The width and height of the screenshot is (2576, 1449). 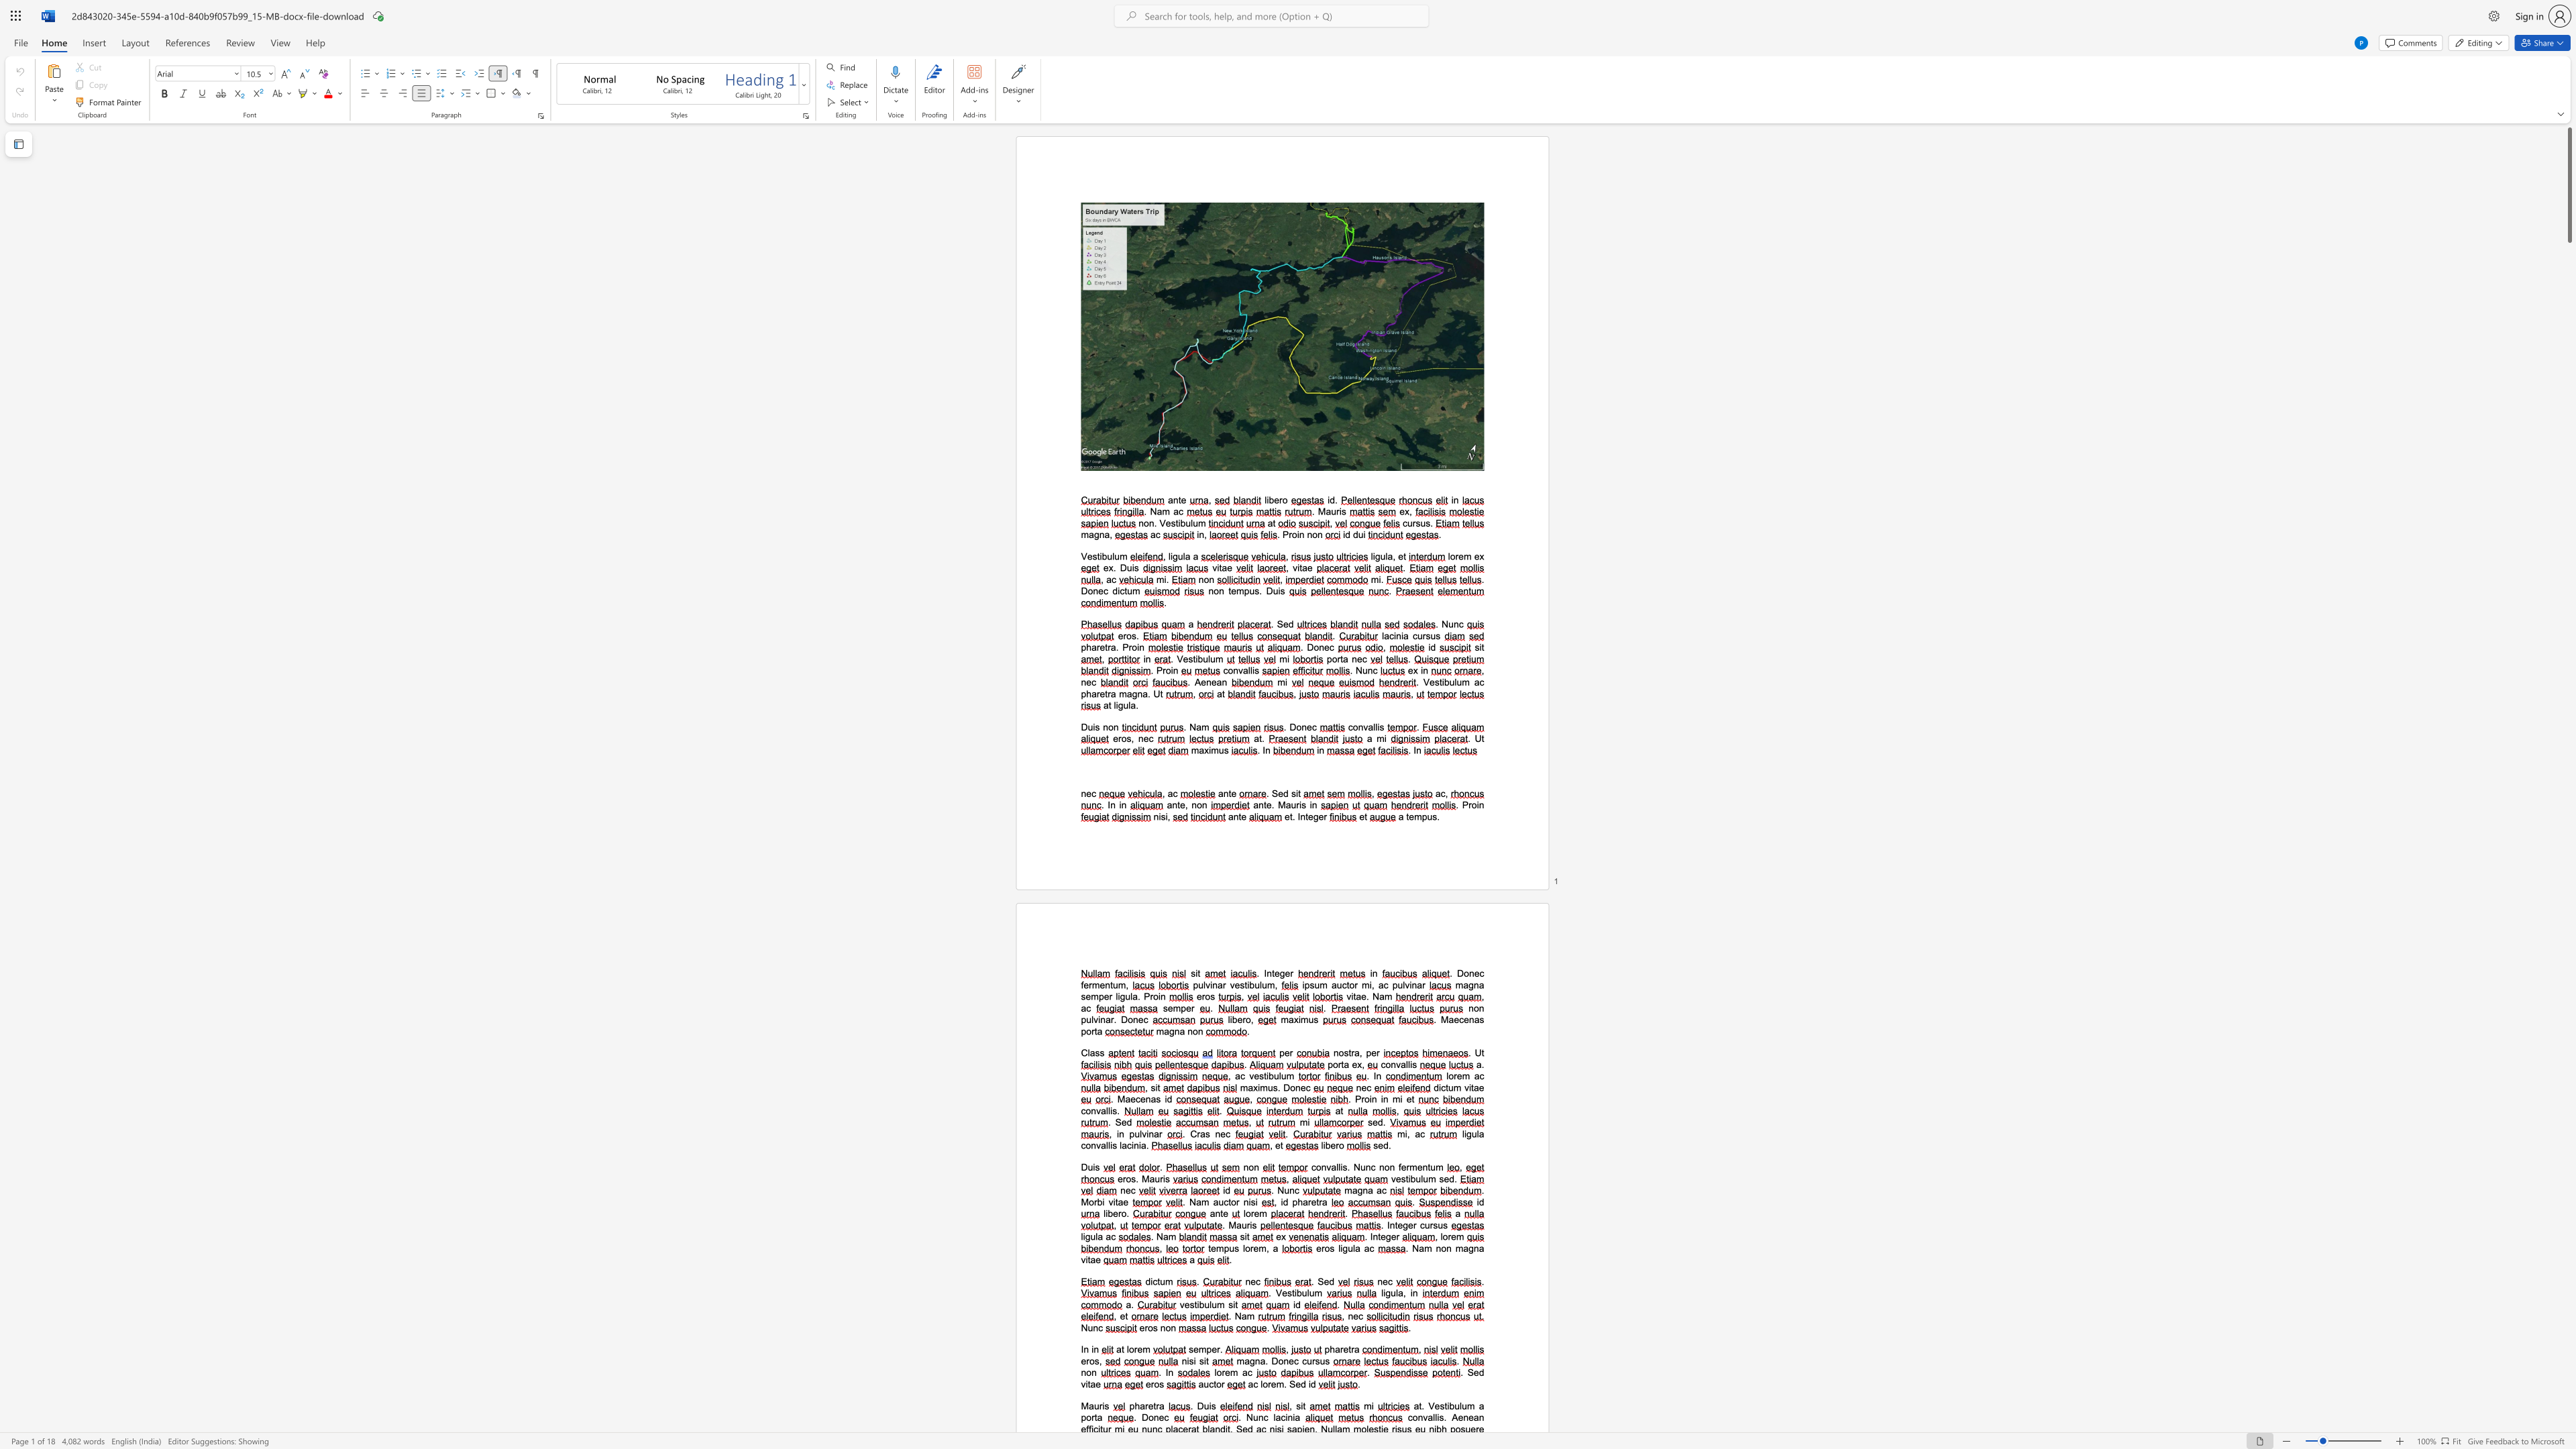 I want to click on the space between the continuous character "M" and "o" in the text, so click(x=1088, y=1201).